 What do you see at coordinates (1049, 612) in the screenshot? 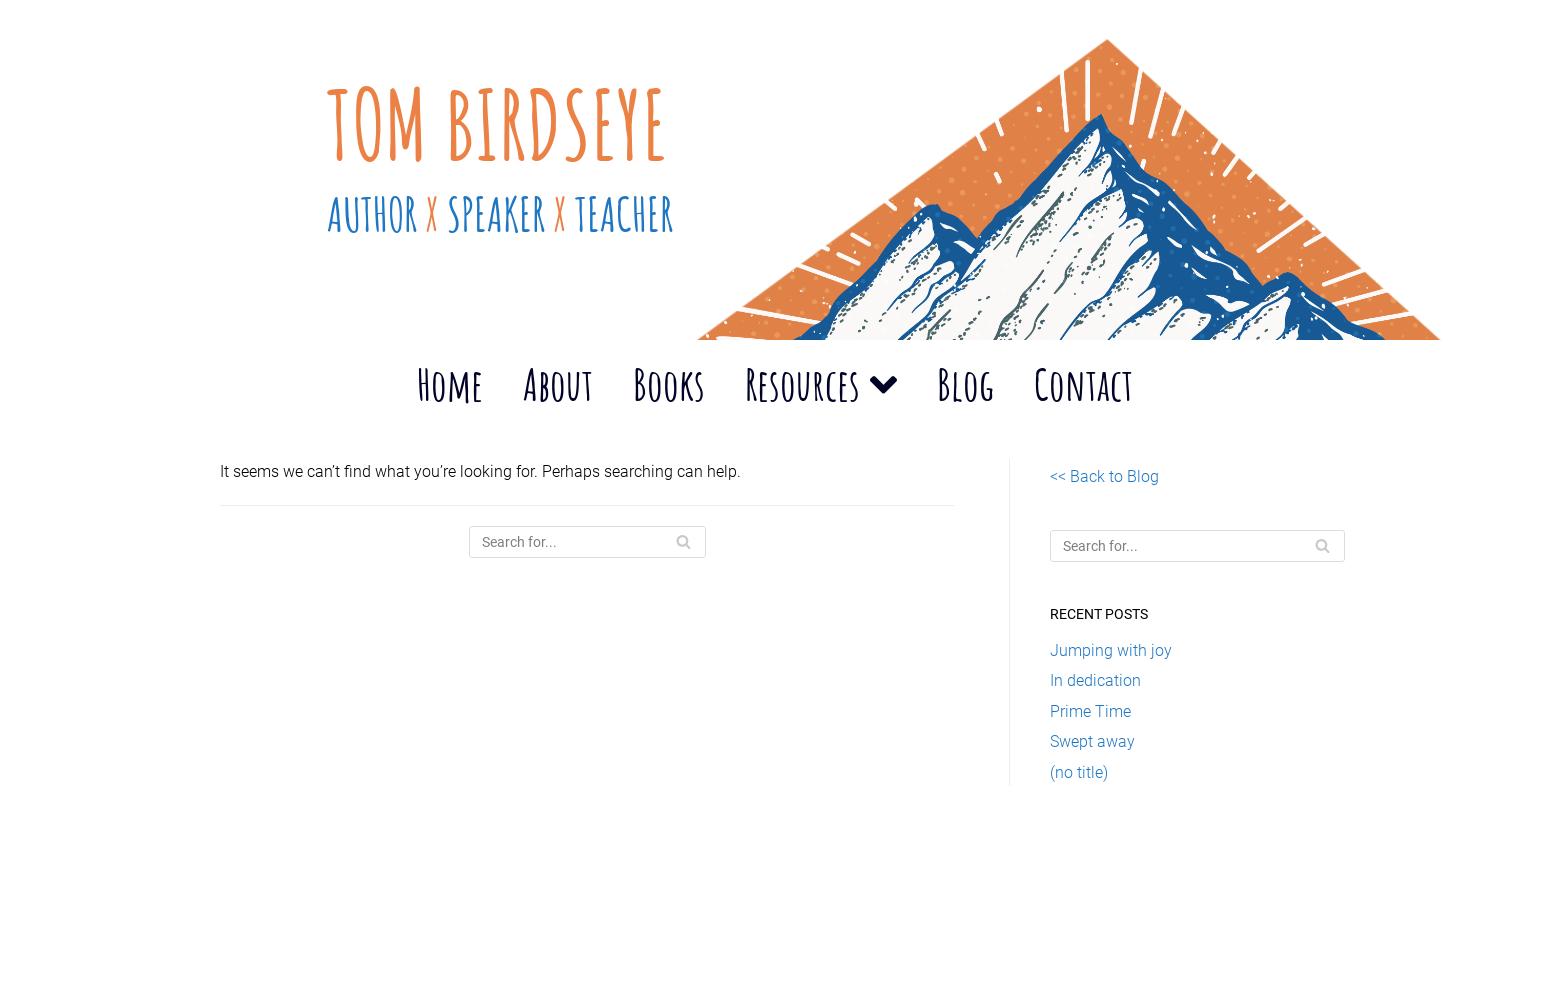
I see `'Recent Posts'` at bounding box center [1049, 612].